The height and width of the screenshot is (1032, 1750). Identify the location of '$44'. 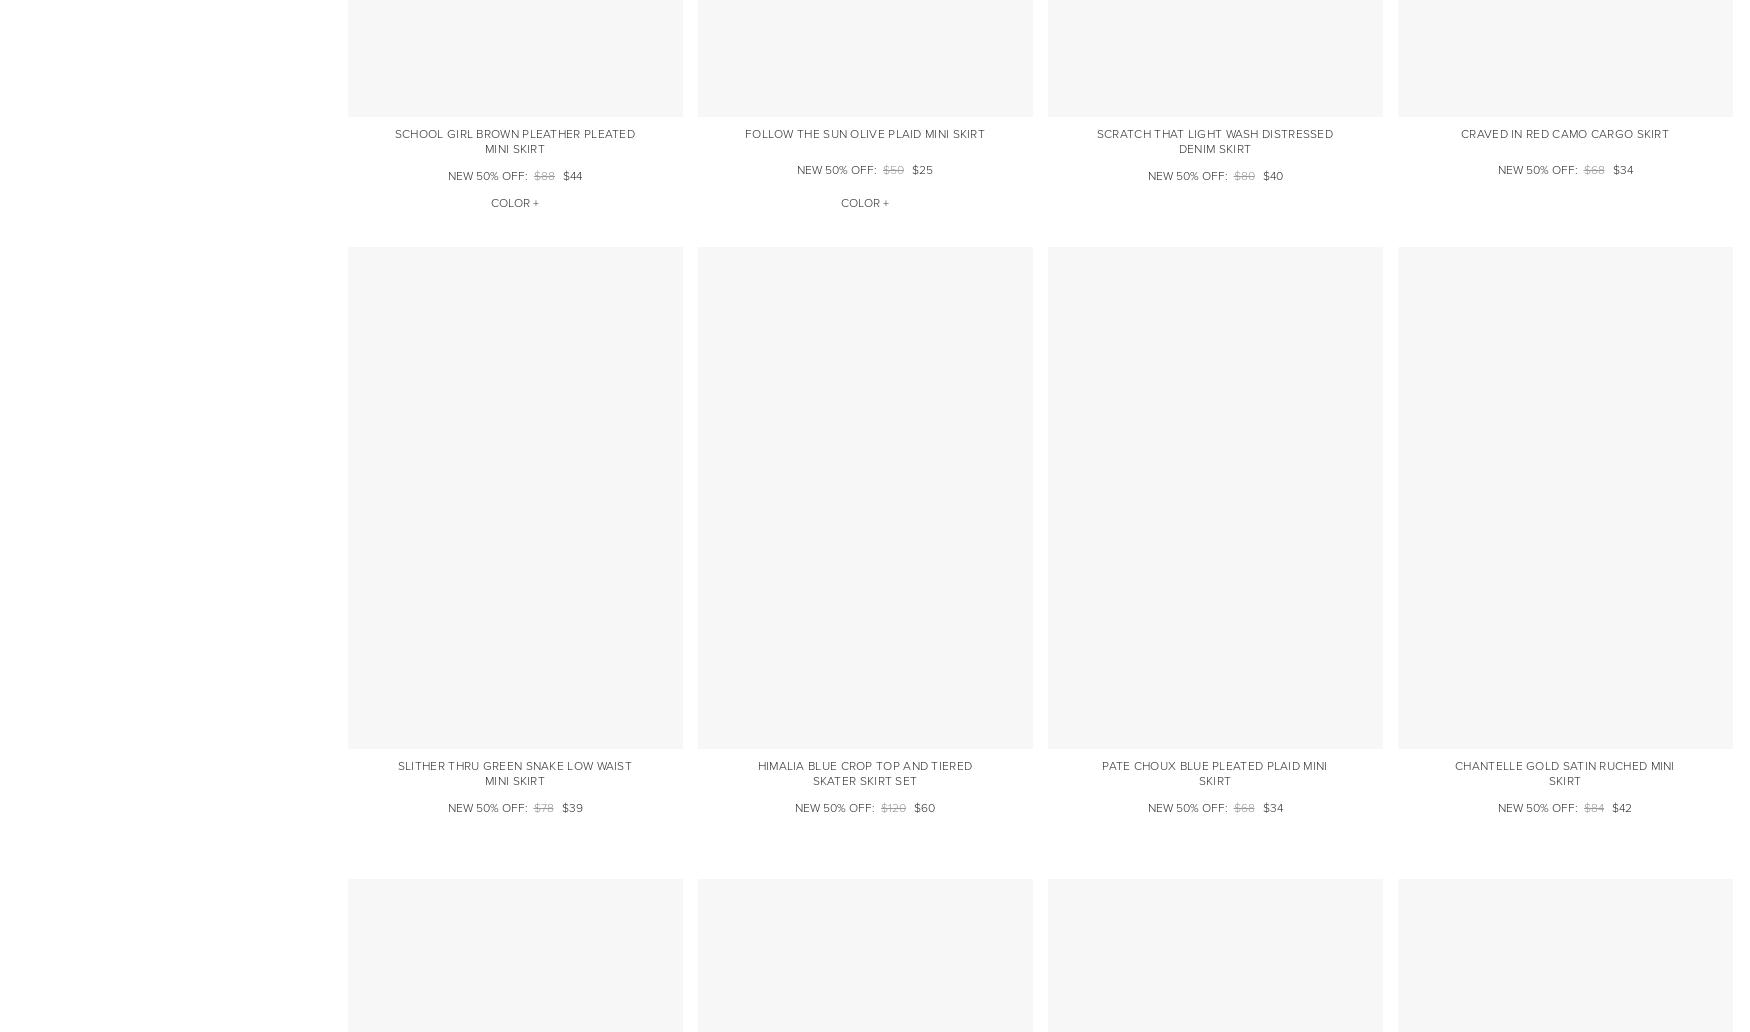
(561, 174).